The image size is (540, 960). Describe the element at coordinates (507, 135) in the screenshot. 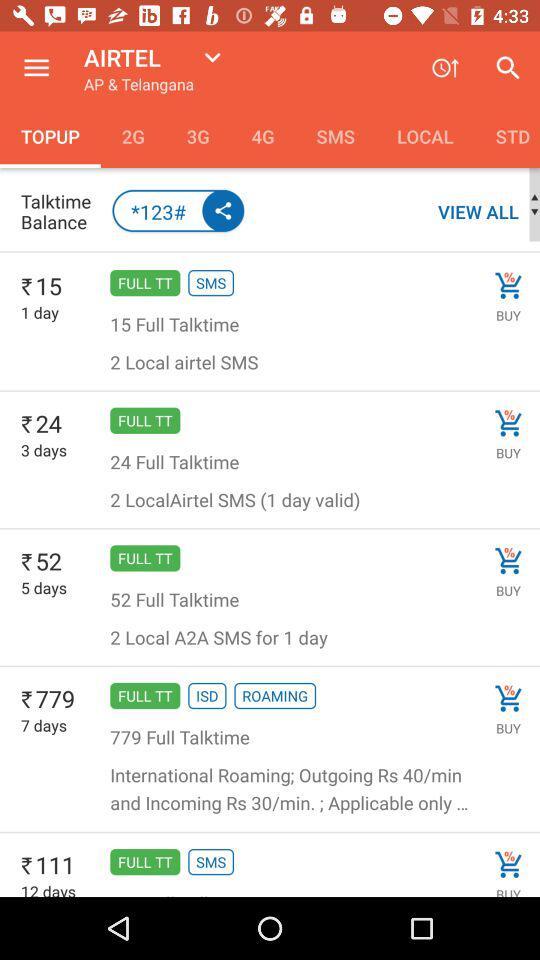

I see `the item above view all icon` at that location.